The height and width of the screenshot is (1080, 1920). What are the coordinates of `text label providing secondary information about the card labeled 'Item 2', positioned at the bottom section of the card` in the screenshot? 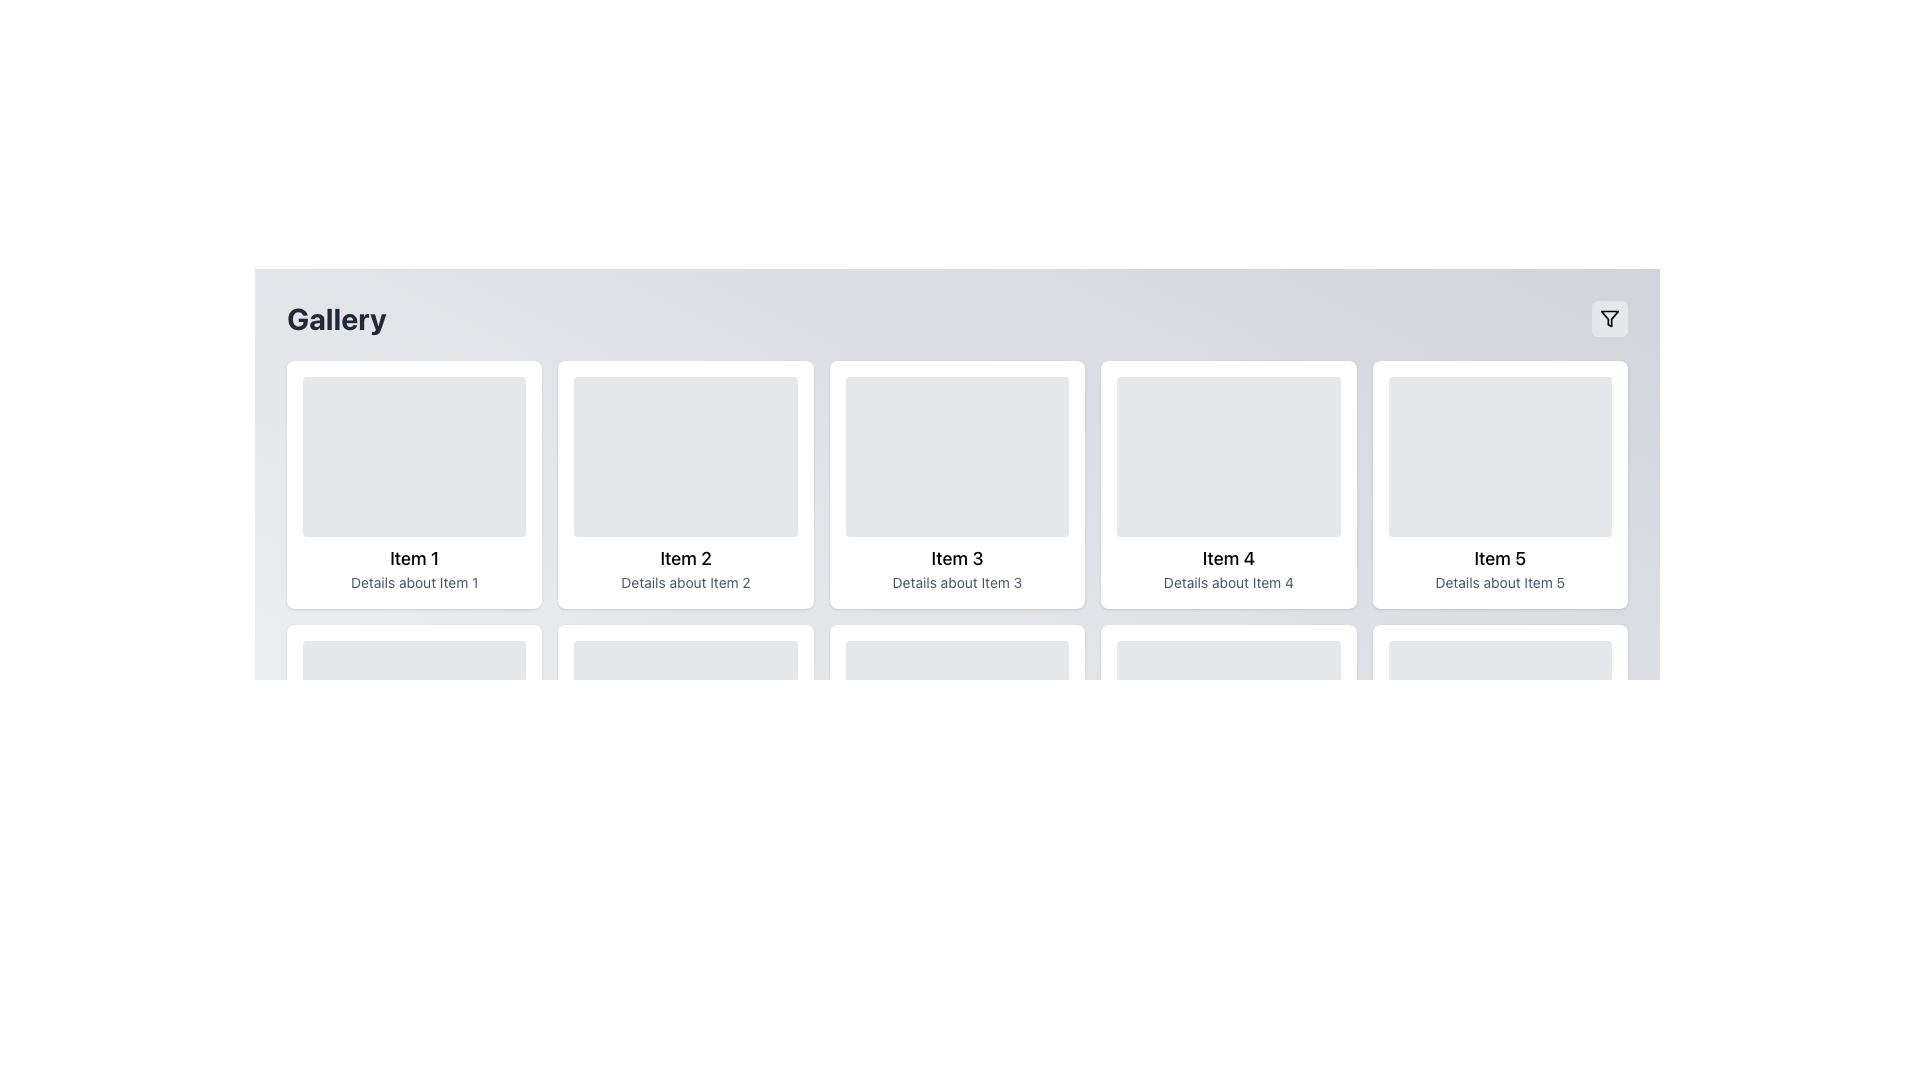 It's located at (686, 582).